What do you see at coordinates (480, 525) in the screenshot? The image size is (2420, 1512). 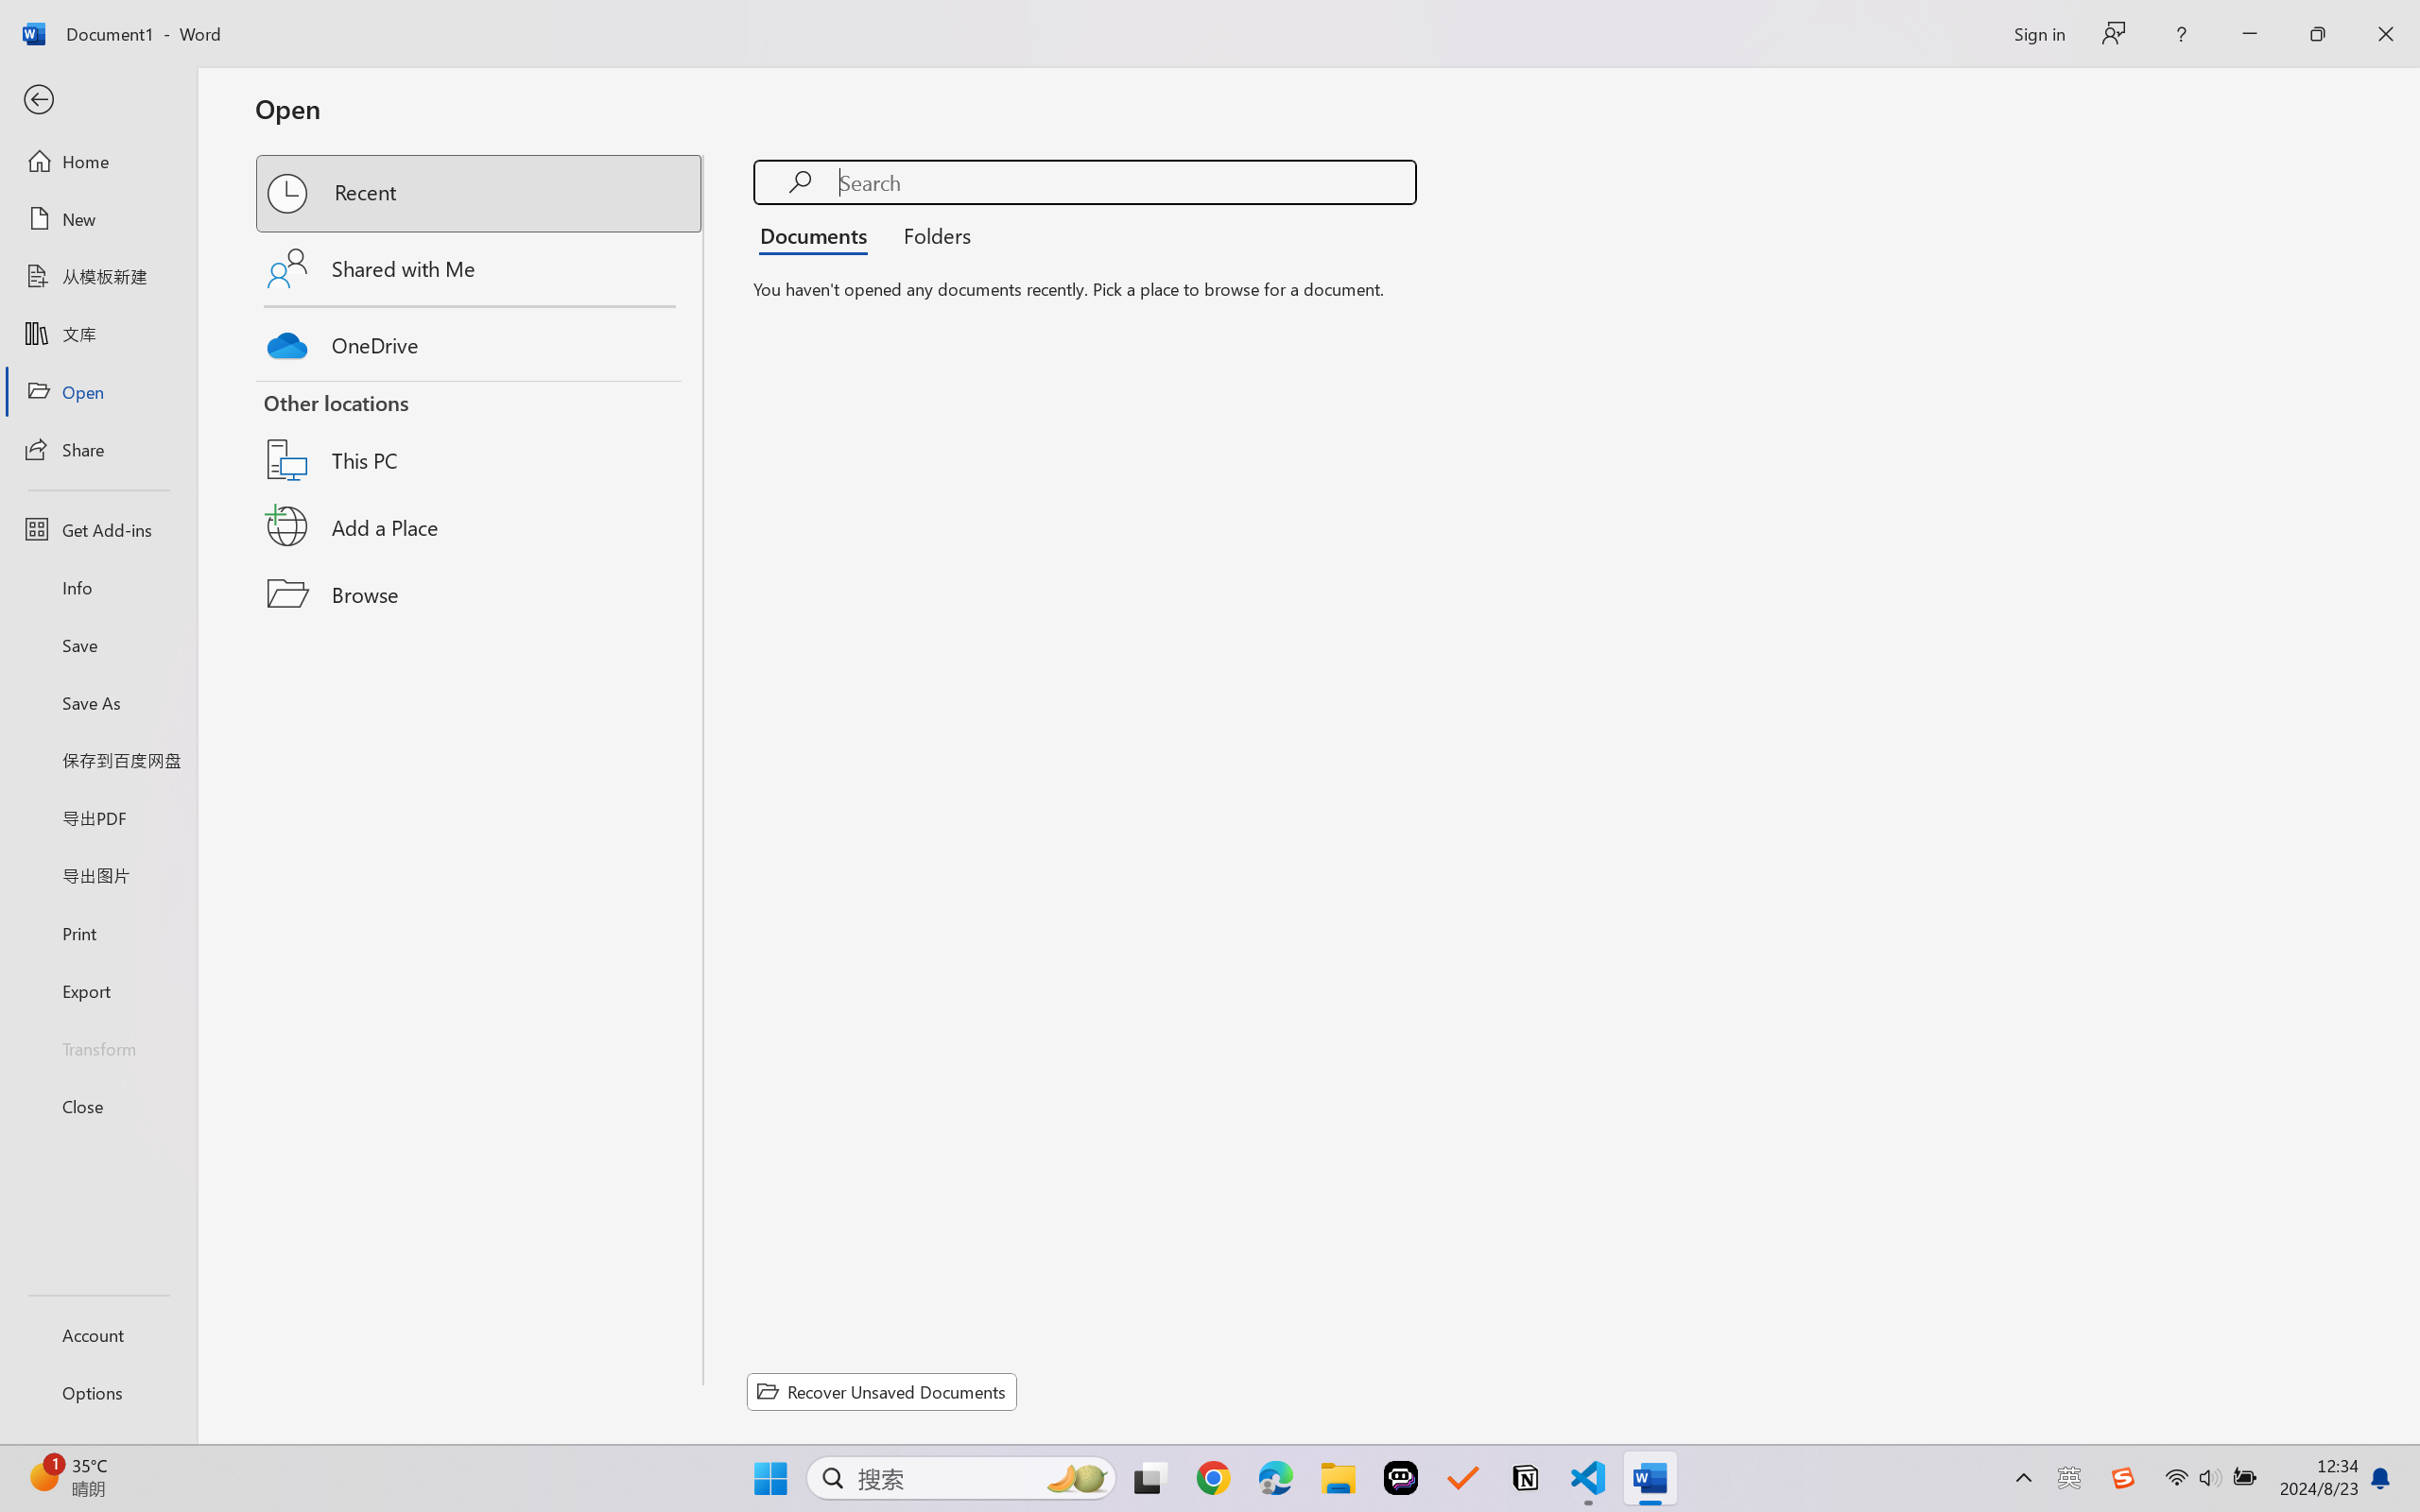 I see `'Add a Place'` at bounding box center [480, 525].